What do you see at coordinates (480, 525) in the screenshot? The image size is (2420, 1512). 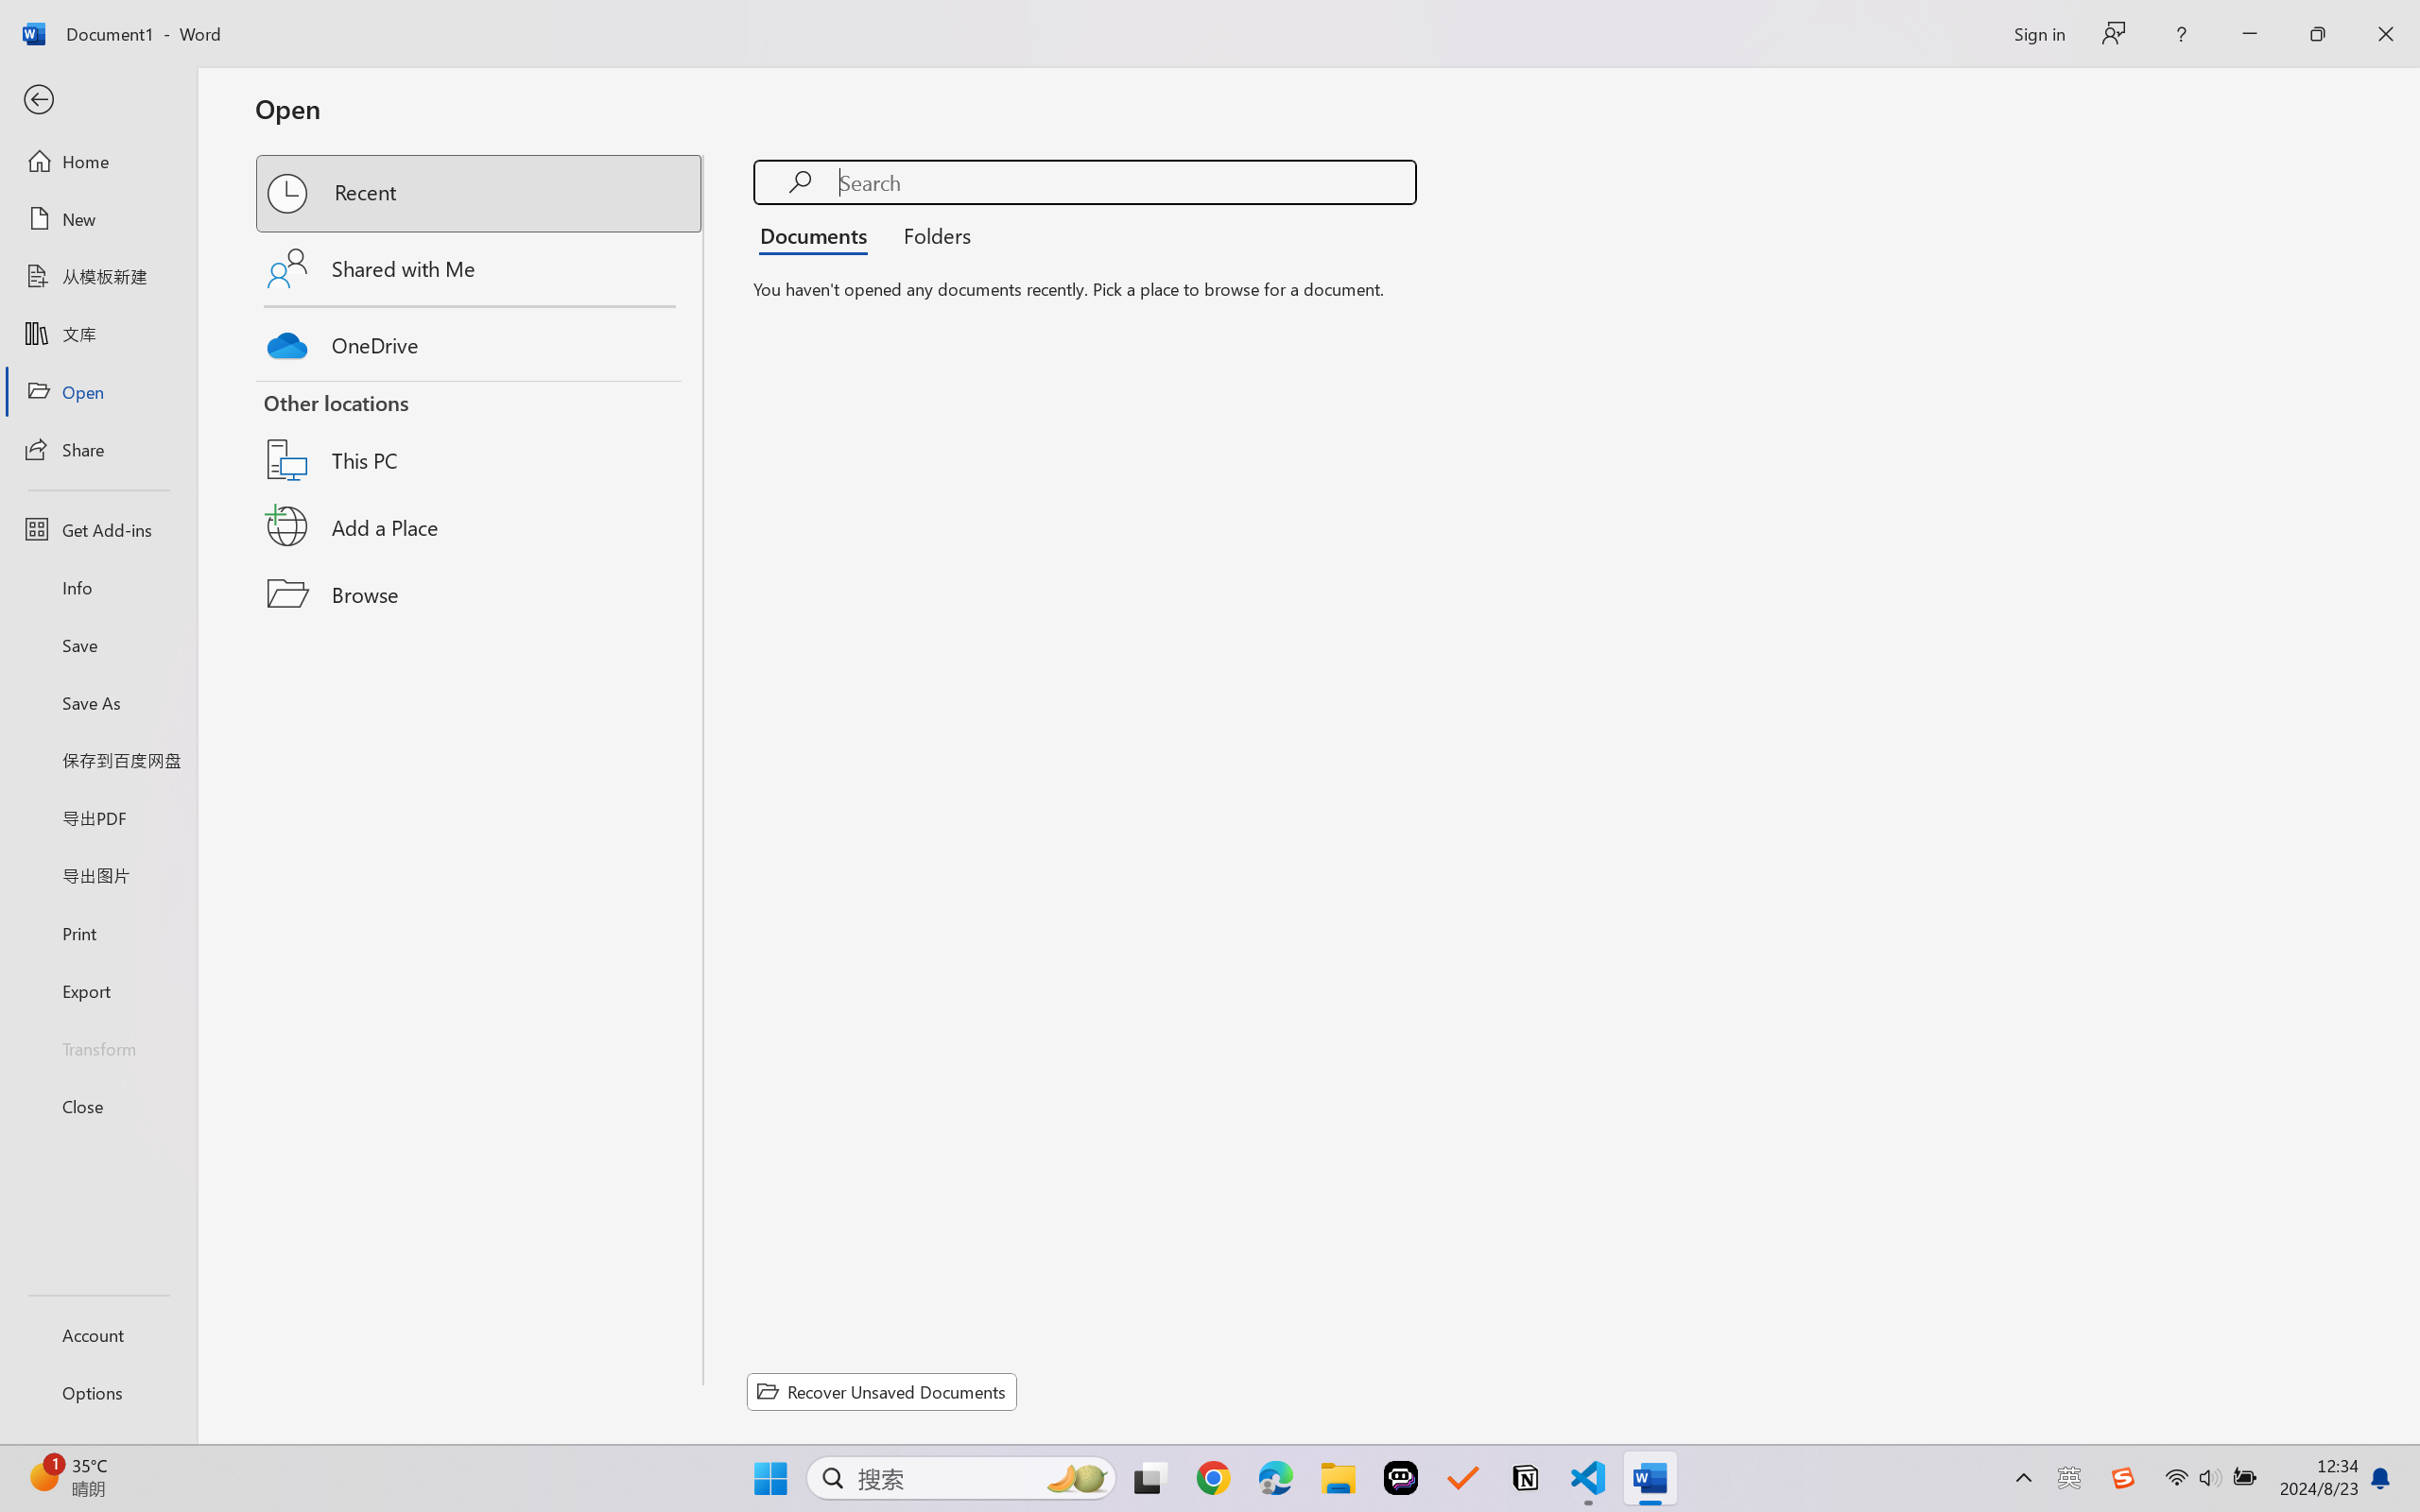 I see `'Add a Place'` at bounding box center [480, 525].